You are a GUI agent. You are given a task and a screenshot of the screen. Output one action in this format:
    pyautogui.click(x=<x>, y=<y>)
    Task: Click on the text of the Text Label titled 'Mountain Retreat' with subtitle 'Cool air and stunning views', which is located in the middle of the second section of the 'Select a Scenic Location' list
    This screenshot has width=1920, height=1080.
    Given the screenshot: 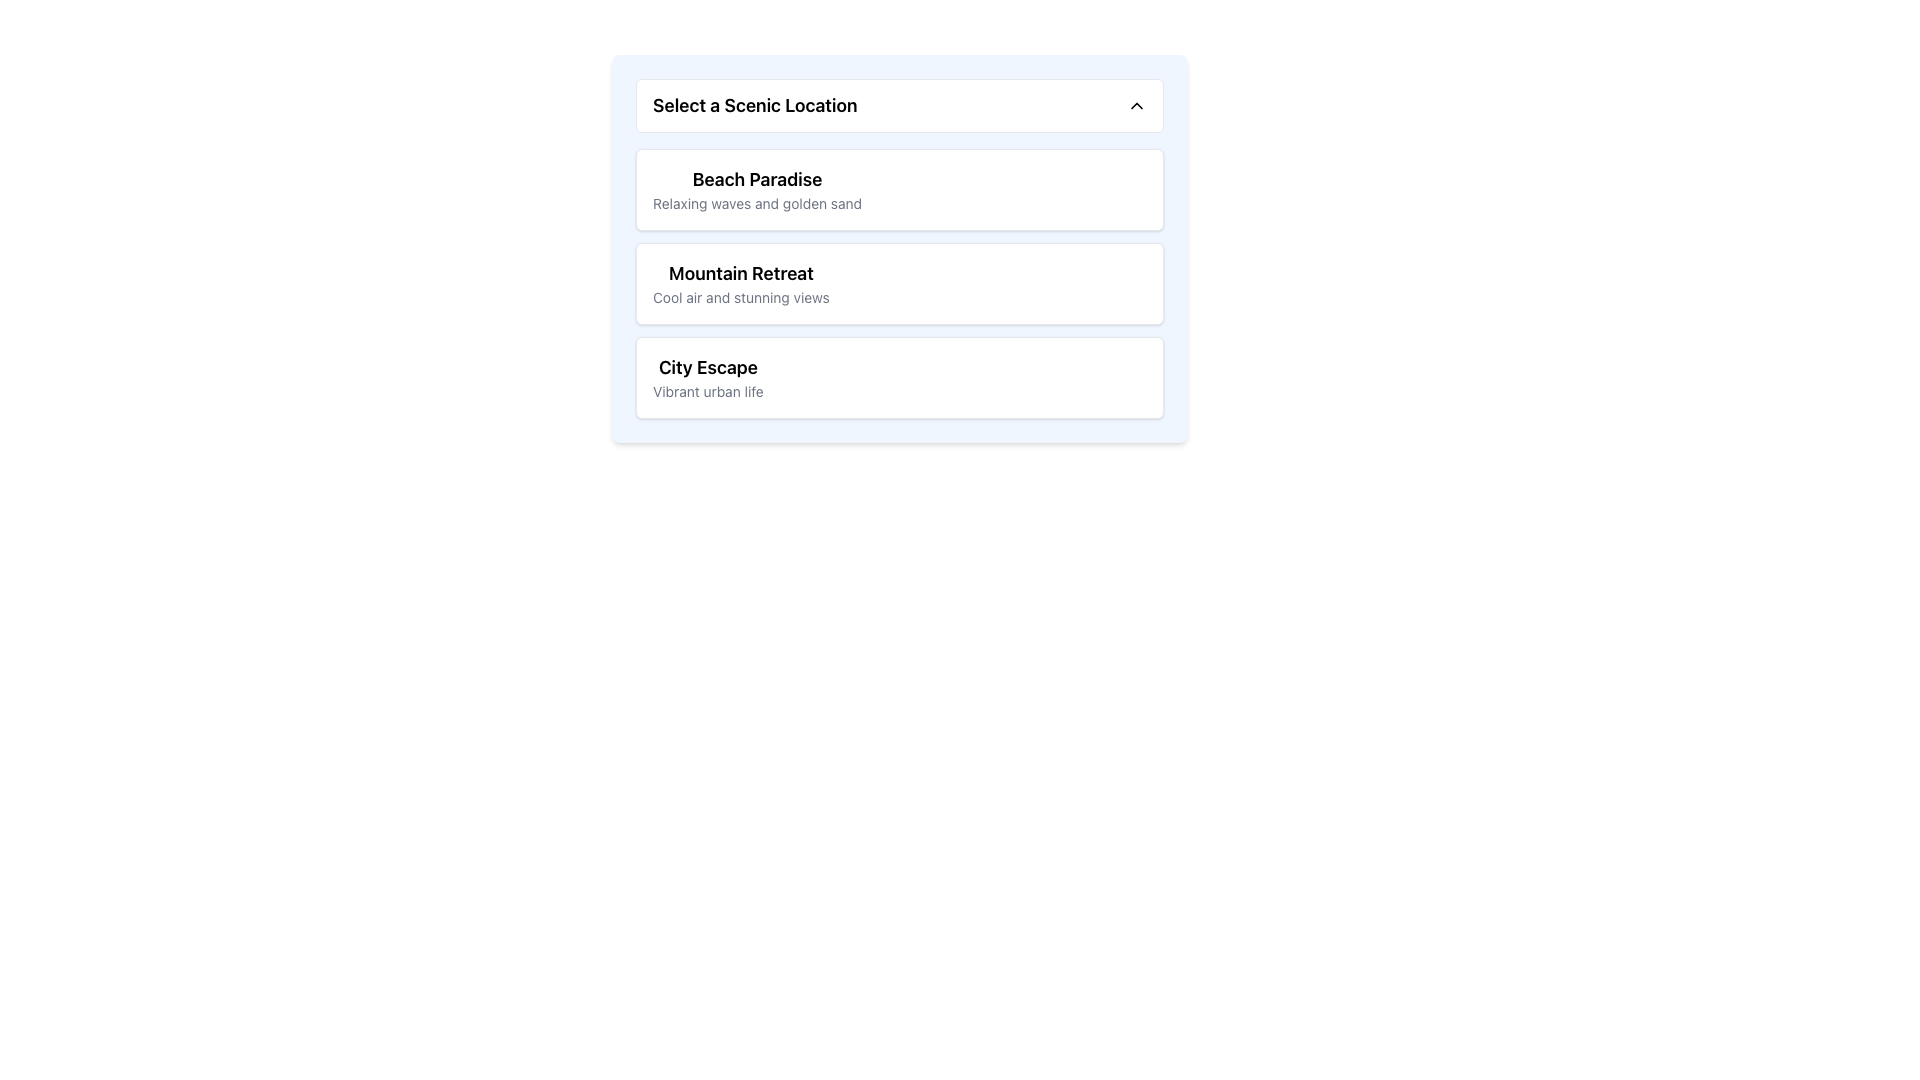 What is the action you would take?
    pyautogui.click(x=740, y=284)
    